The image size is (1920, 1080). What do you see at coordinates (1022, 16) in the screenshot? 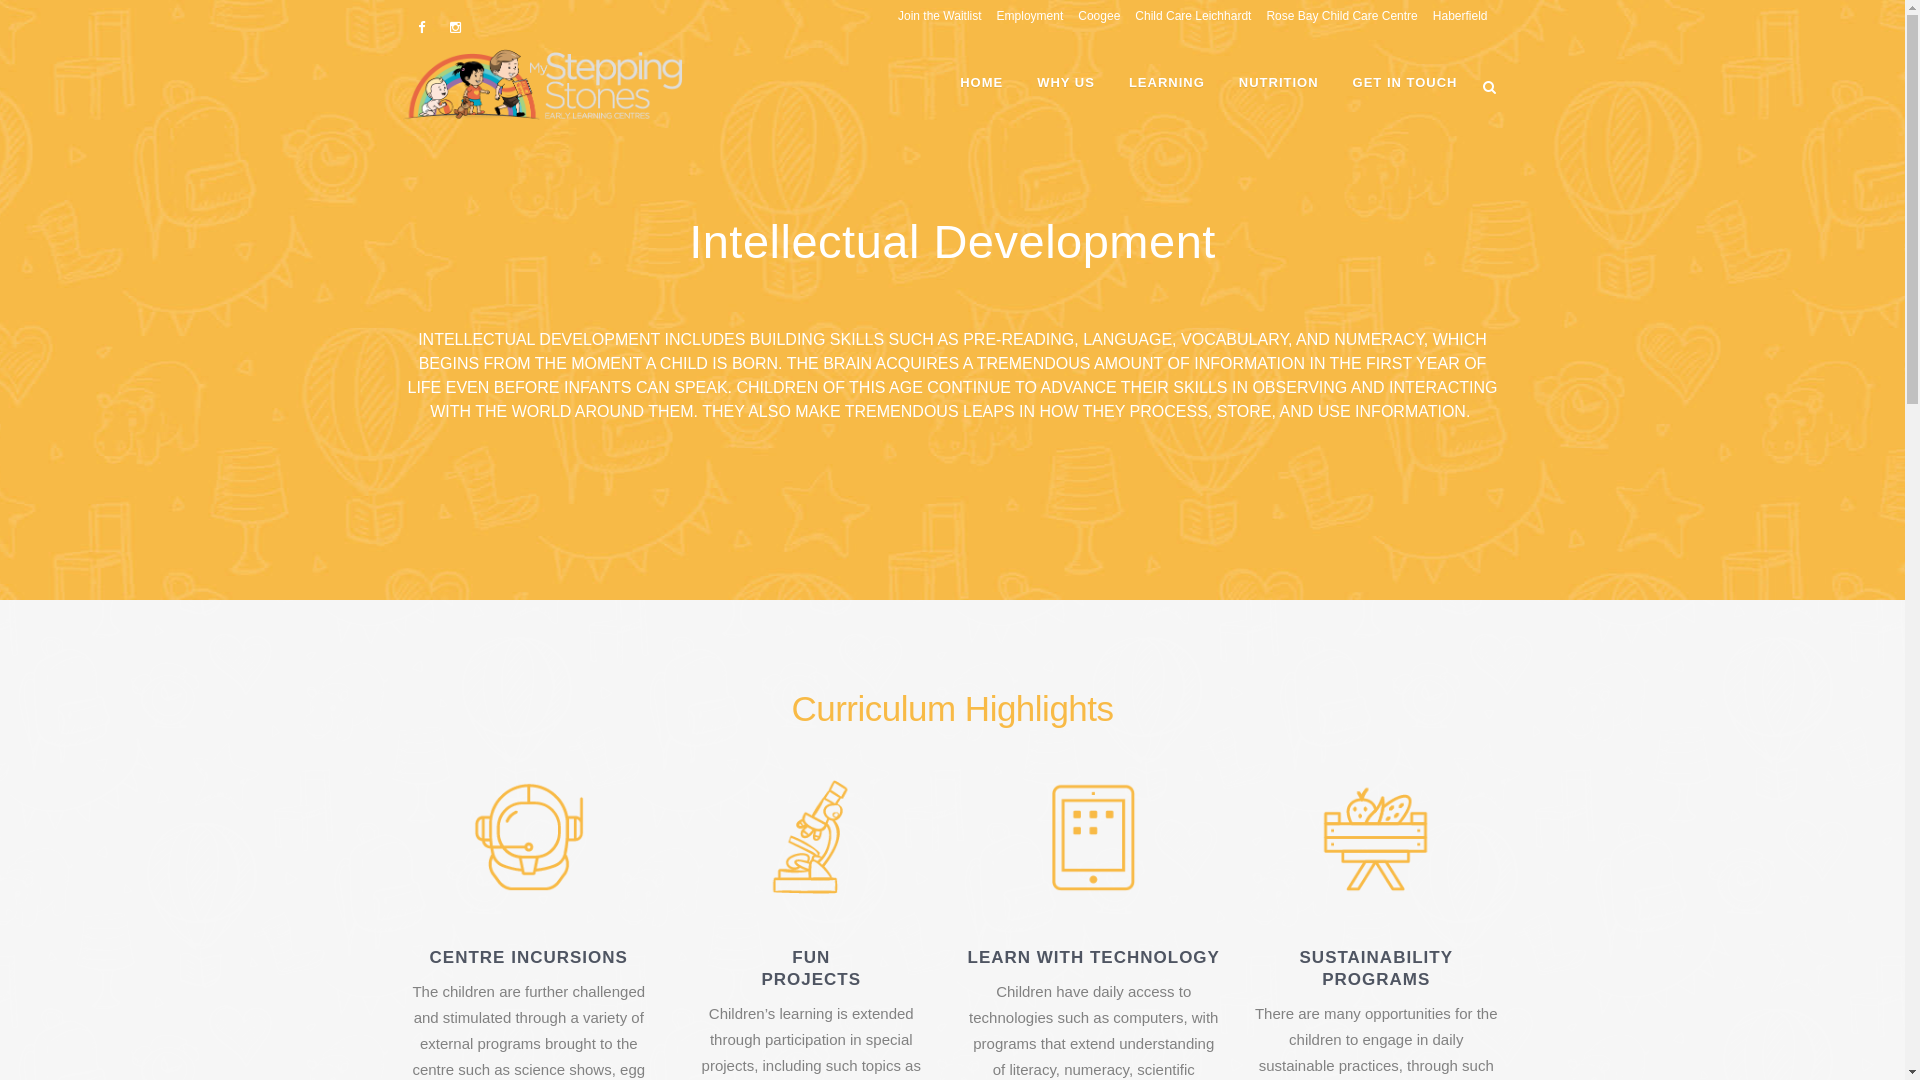
I see `'Employment'` at bounding box center [1022, 16].